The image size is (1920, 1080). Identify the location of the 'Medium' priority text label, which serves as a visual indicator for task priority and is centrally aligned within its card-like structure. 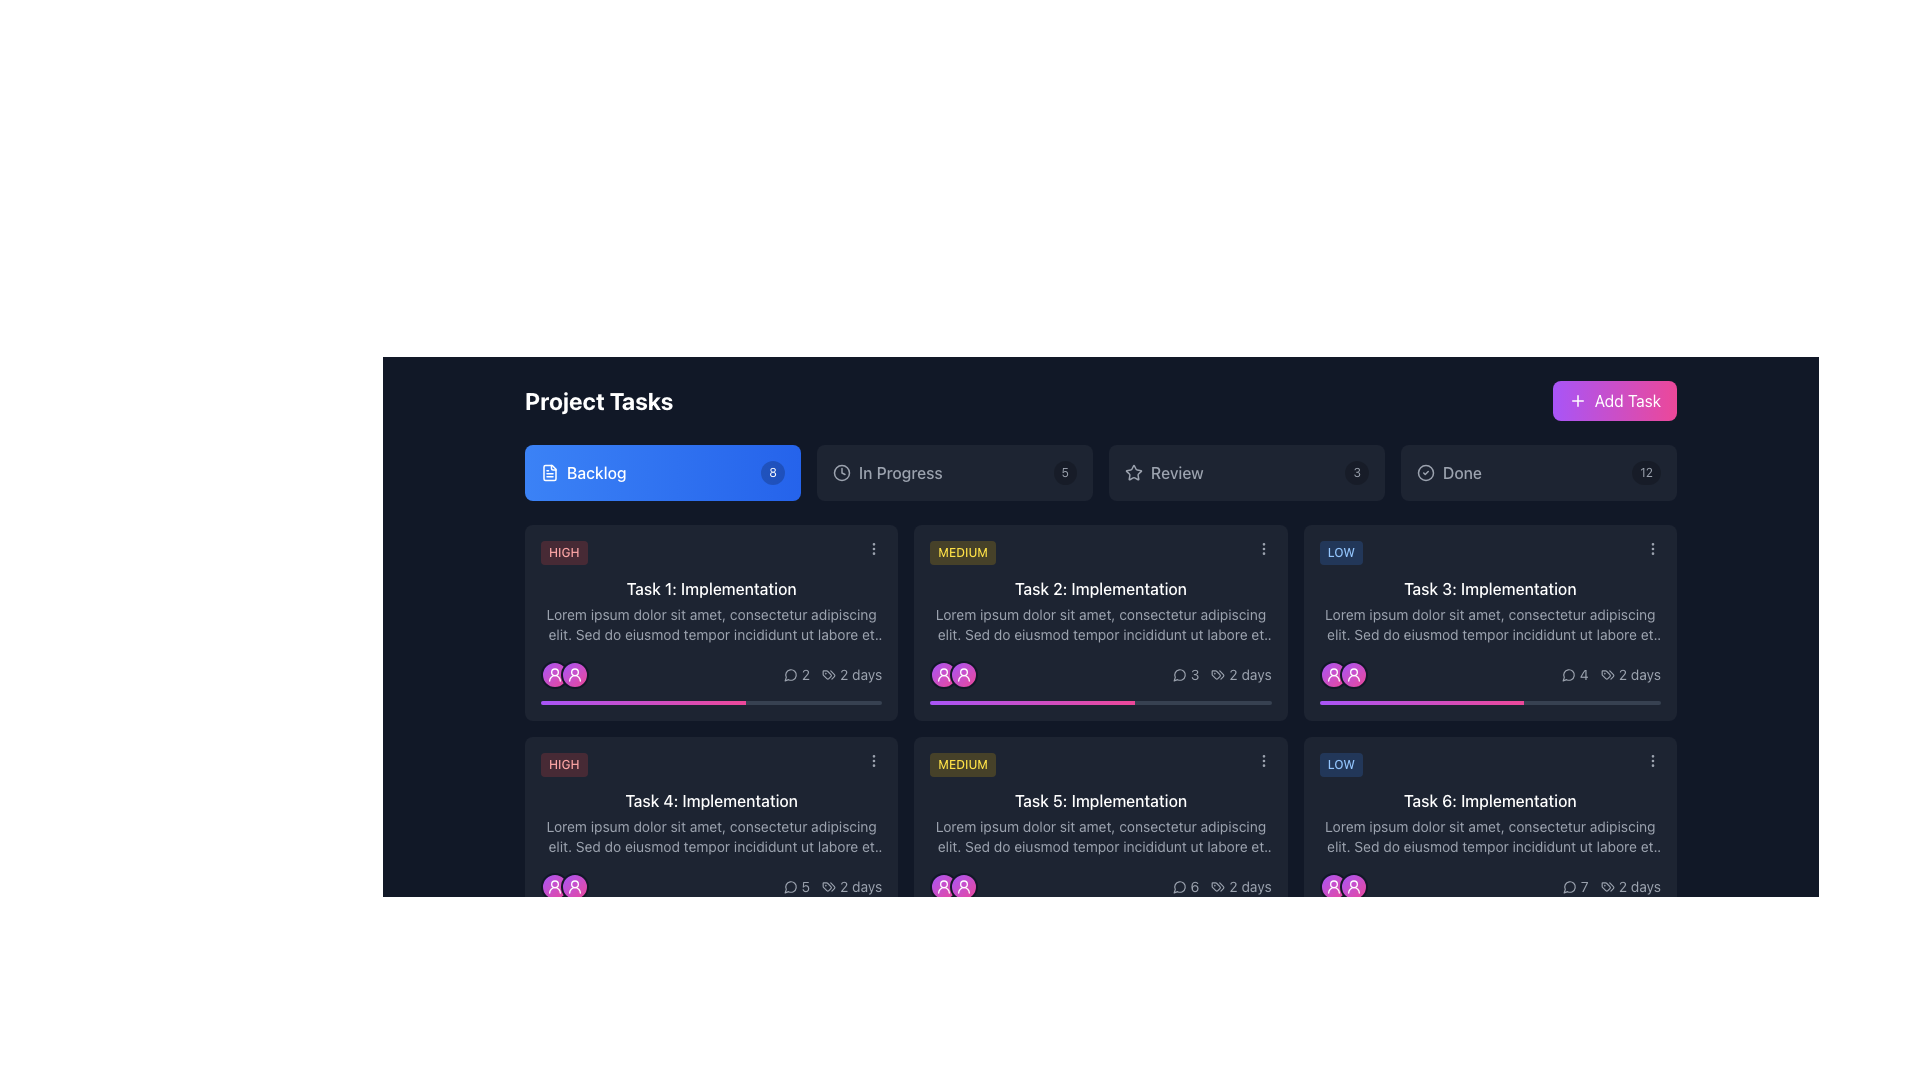
(963, 552).